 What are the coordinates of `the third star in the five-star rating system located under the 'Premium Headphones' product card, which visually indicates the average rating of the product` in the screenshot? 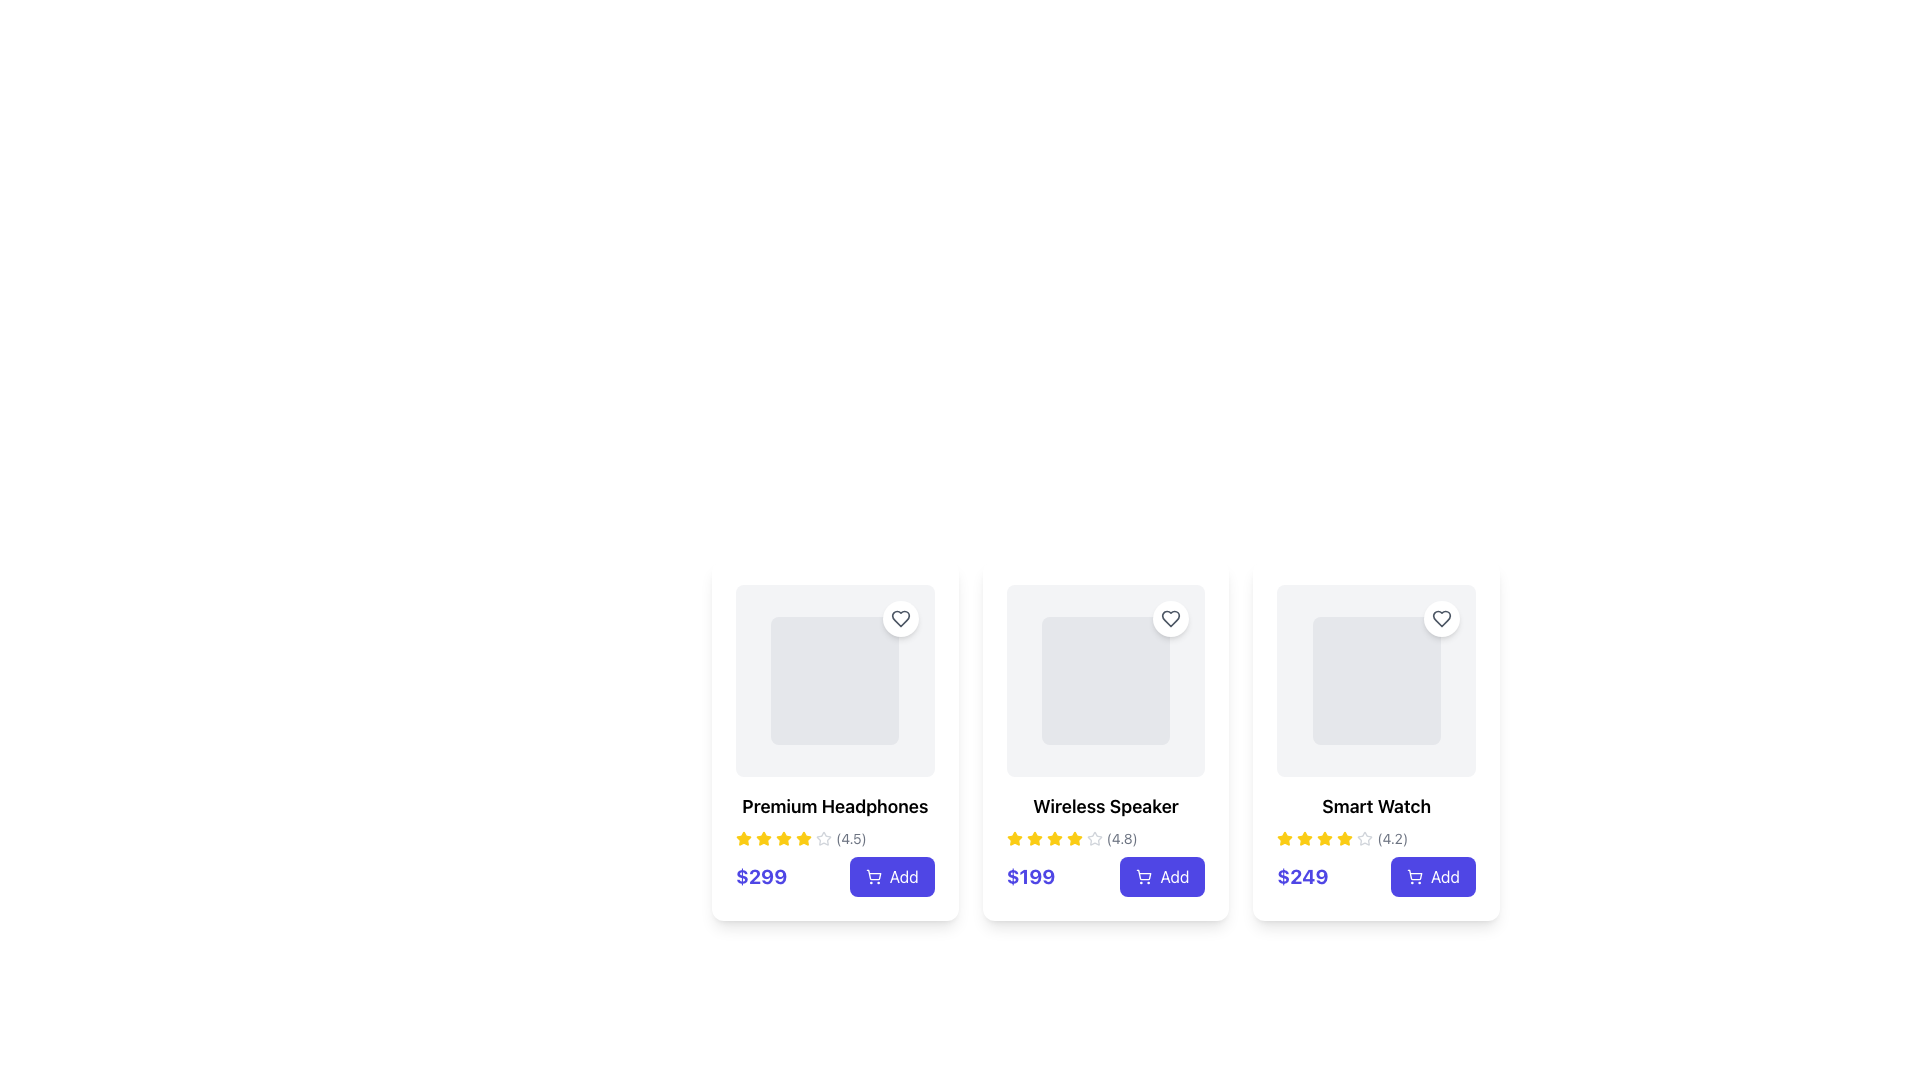 It's located at (762, 839).